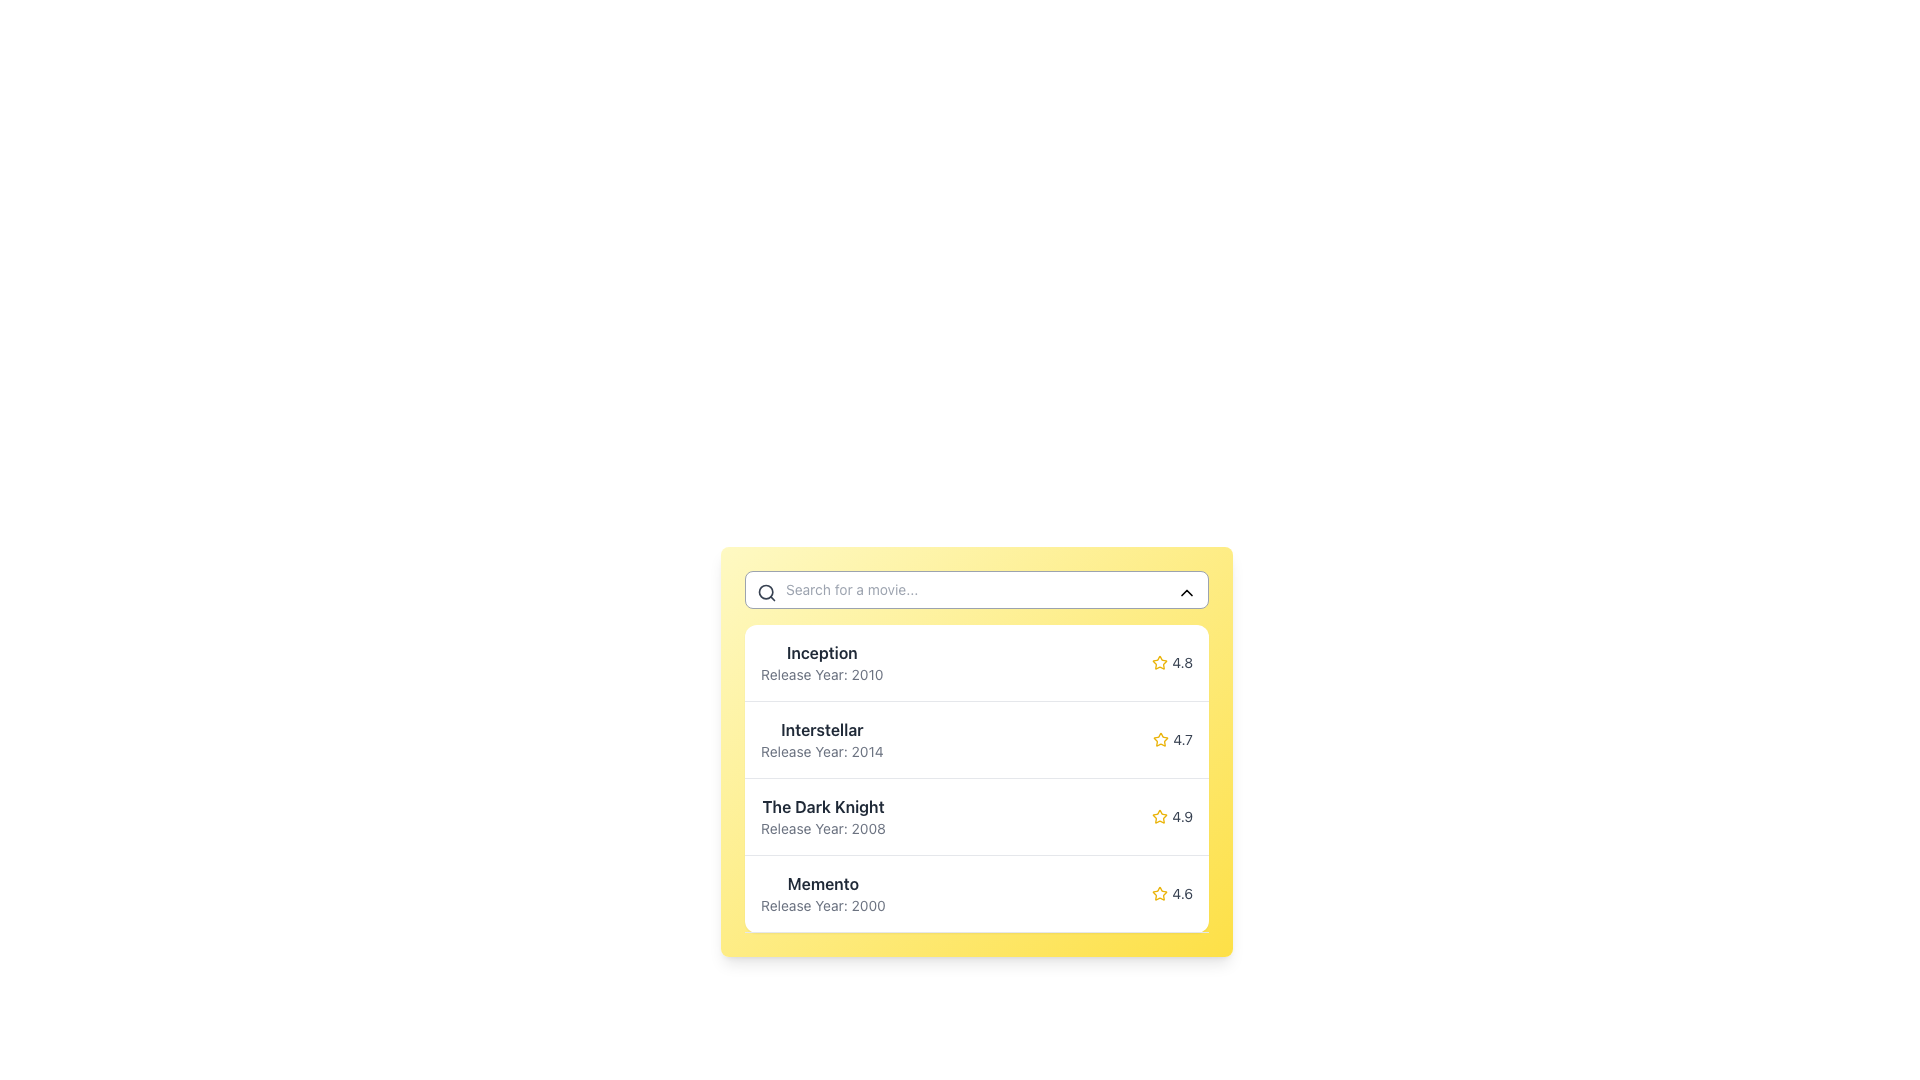 This screenshot has height=1080, width=1920. I want to click on the yellow star icon representing a rating, which is positioned next to the number 4.9 in the user interface for the movie 'The Dark Knight', so click(1160, 817).